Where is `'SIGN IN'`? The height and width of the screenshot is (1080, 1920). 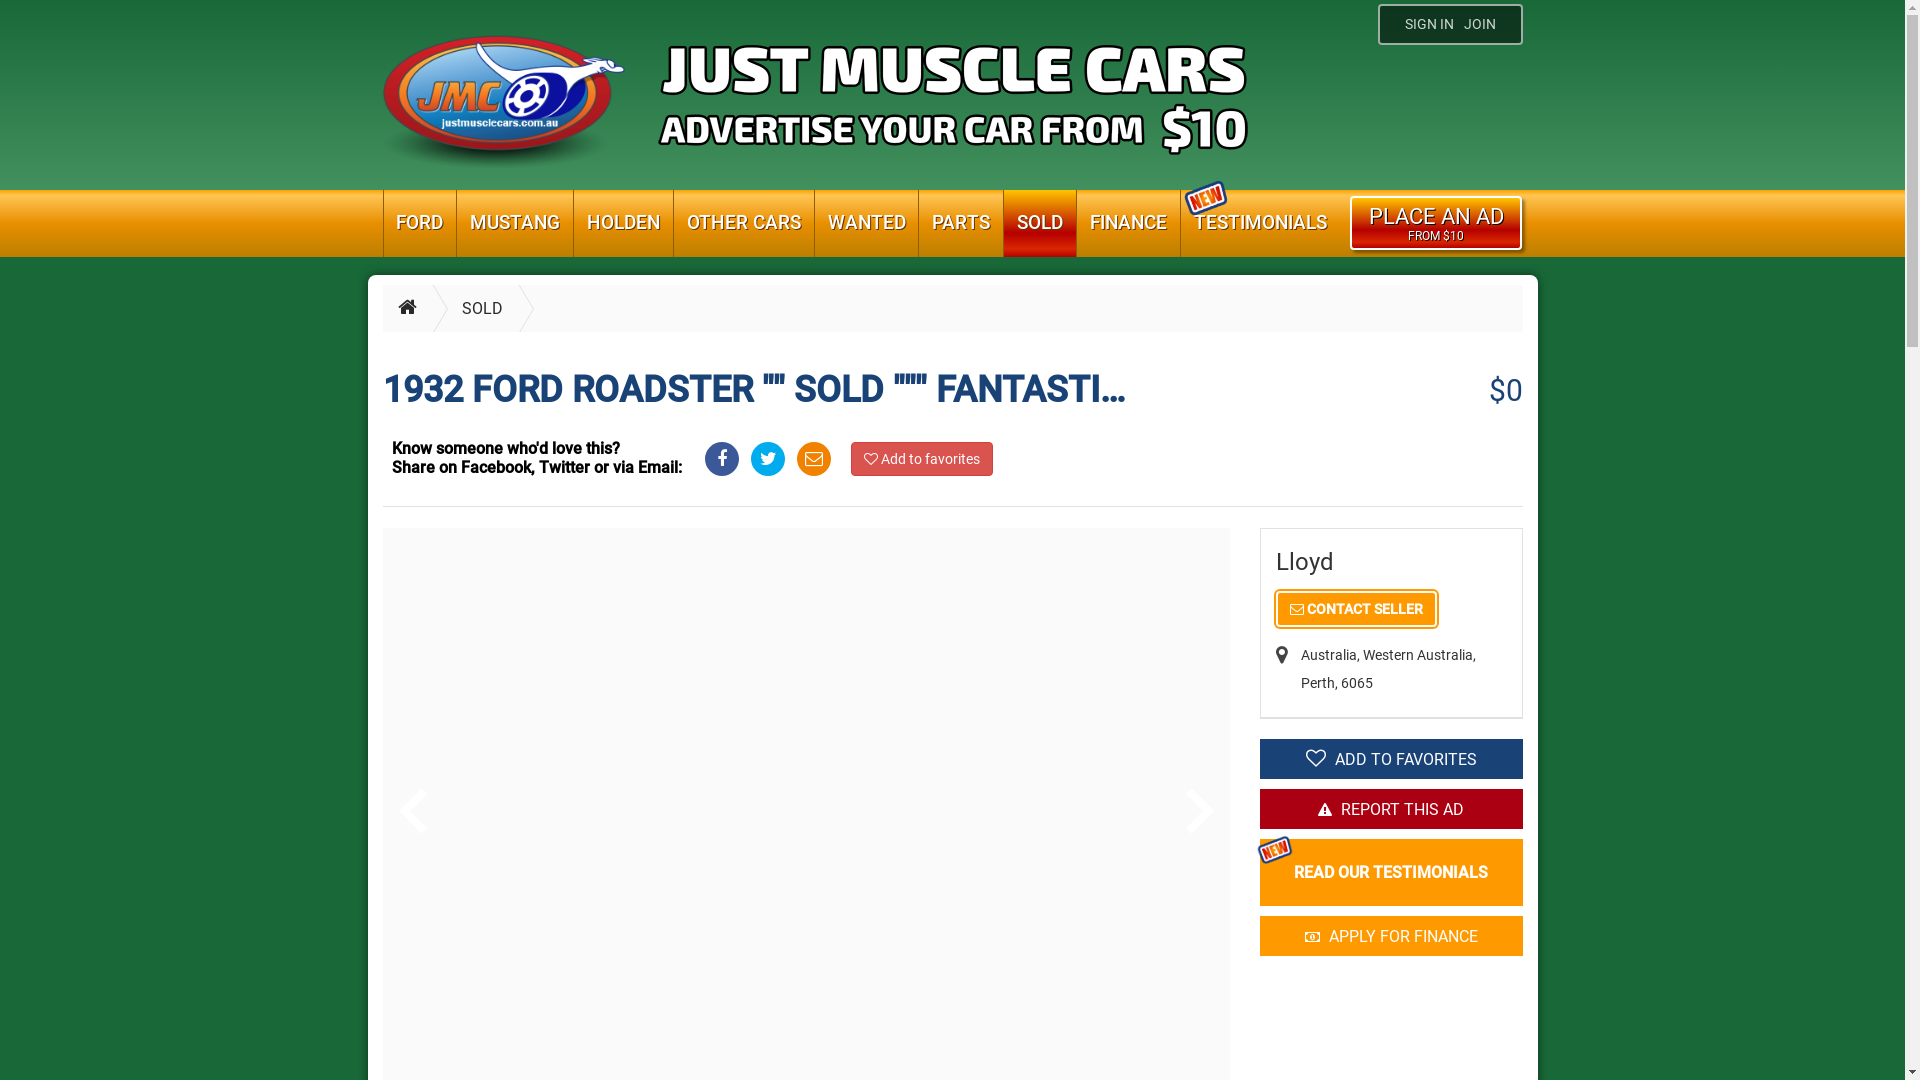
'SIGN IN' is located at coordinates (1427, 24).